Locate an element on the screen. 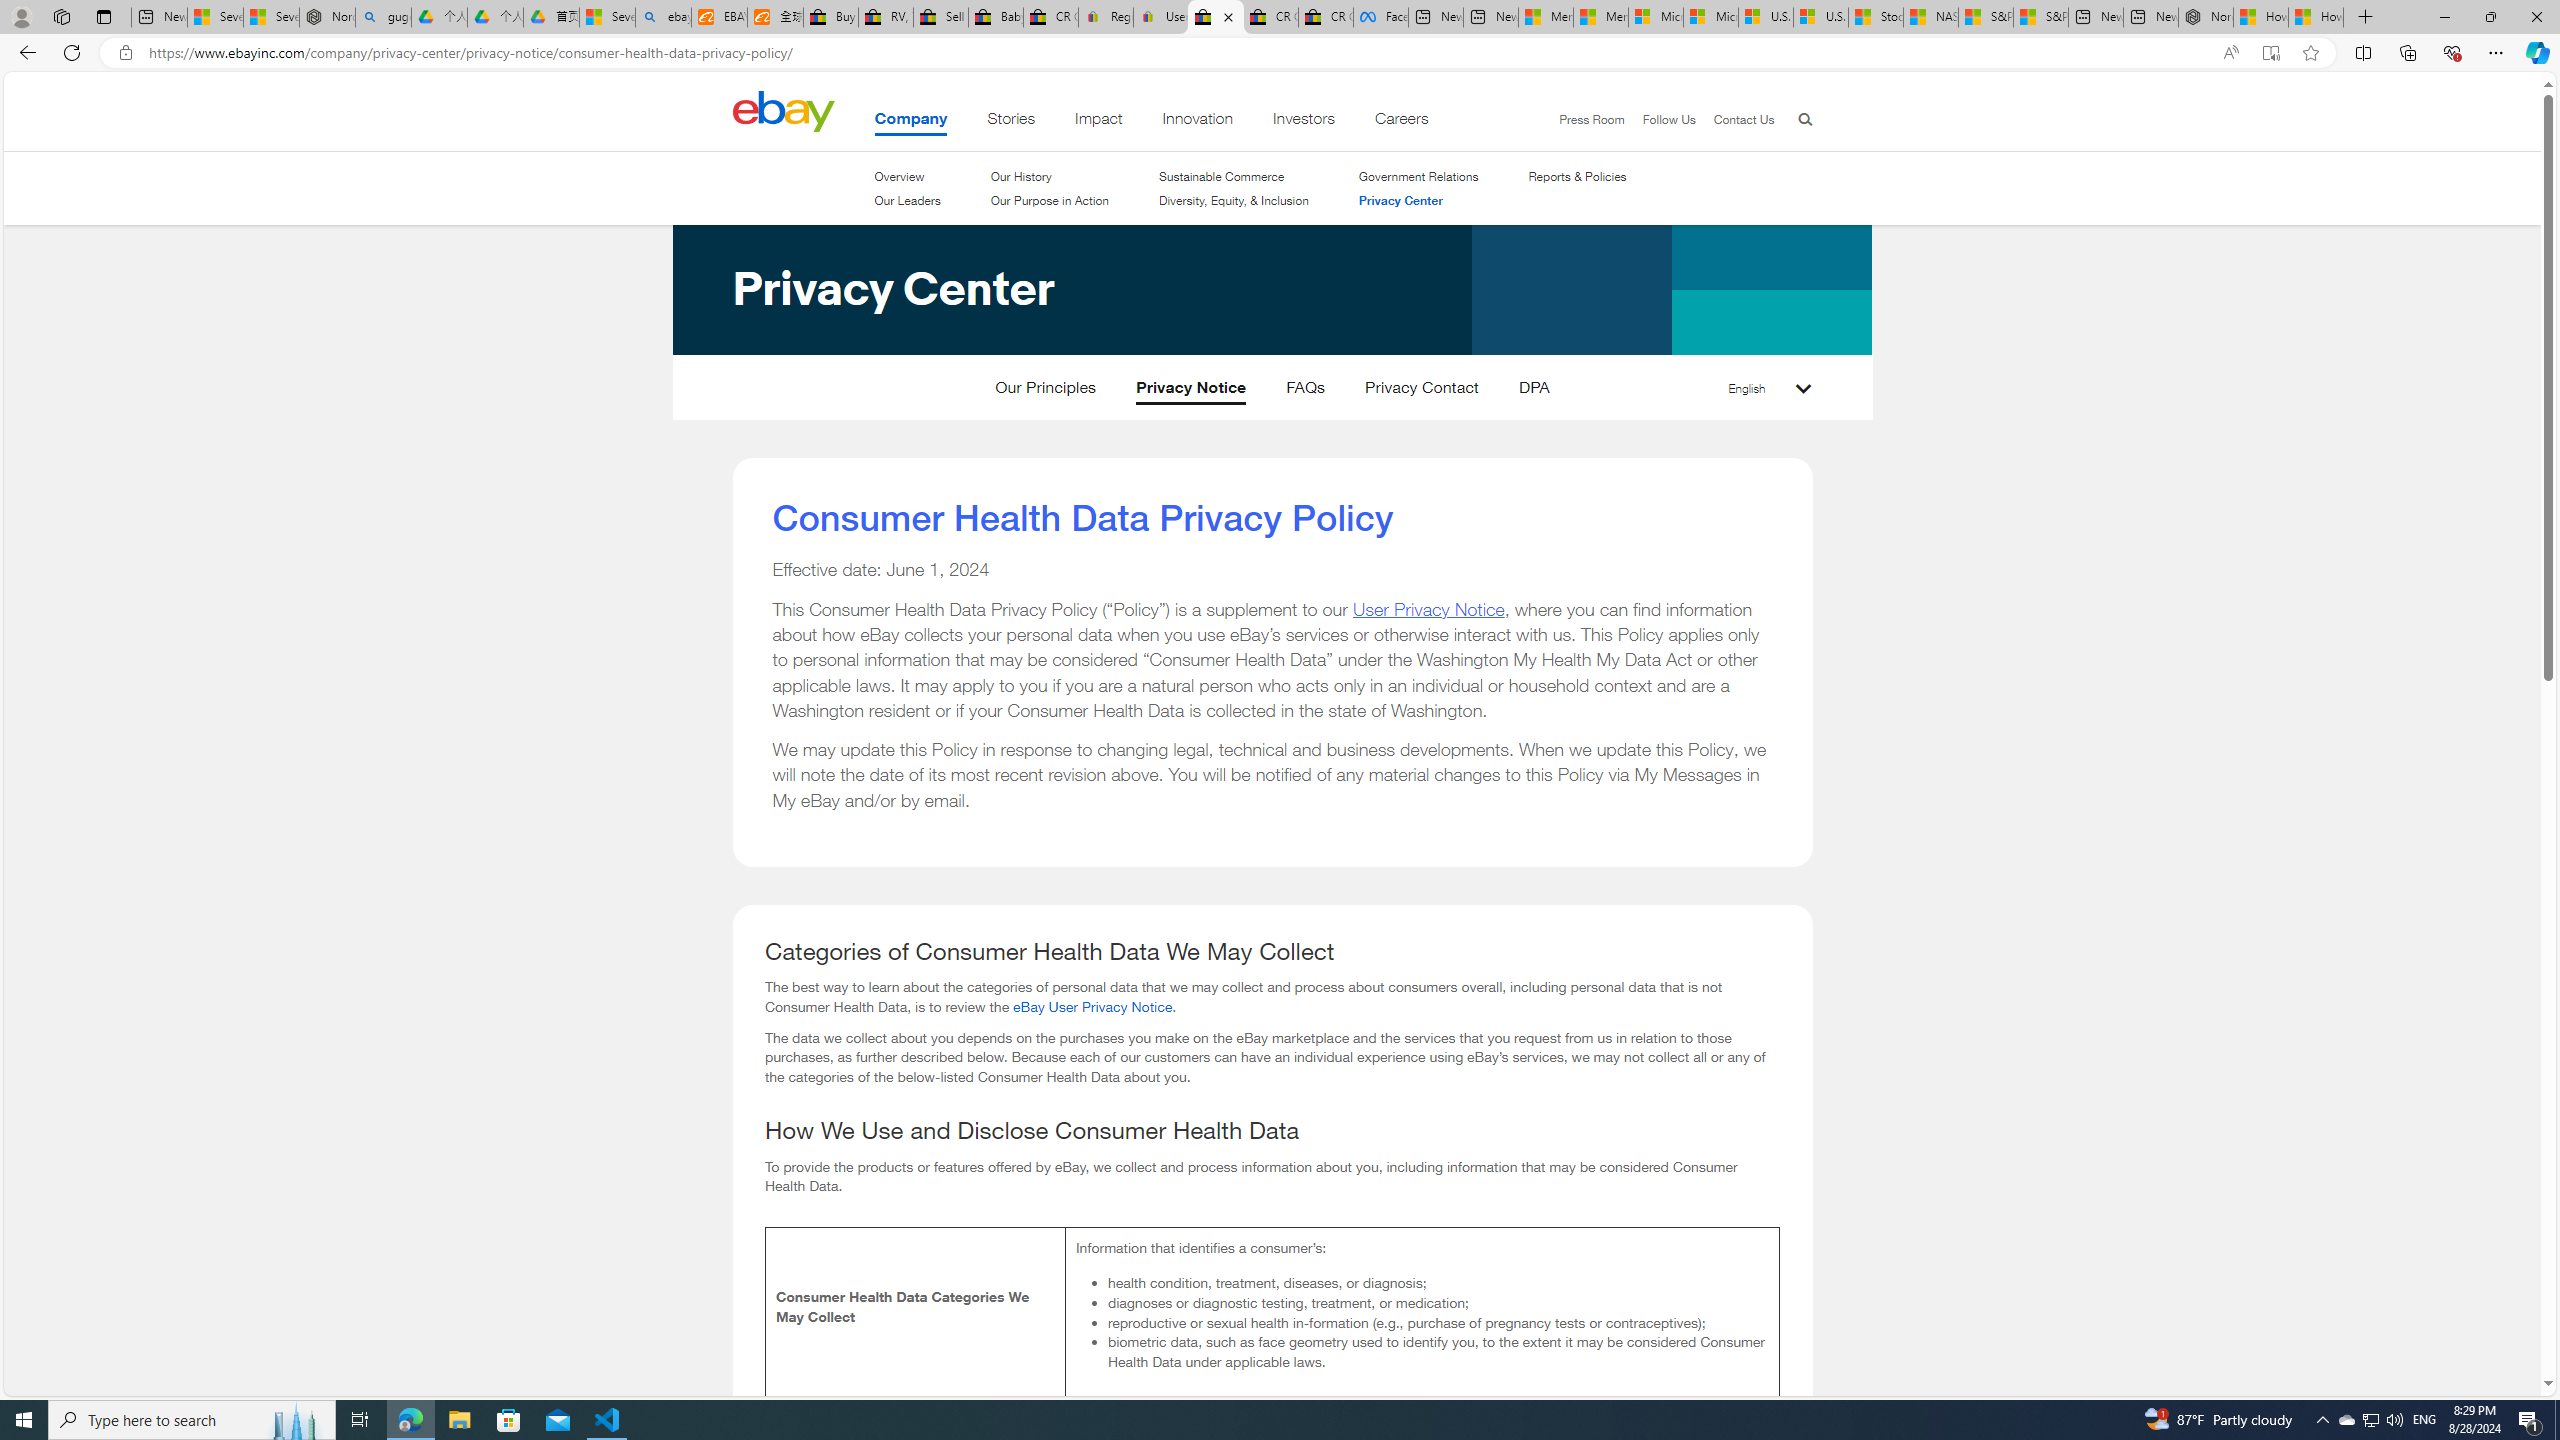 This screenshot has height=1440, width=2560. 'RV, Trailer & Camper Steps & Ladders for sale | eBay' is located at coordinates (884, 16).